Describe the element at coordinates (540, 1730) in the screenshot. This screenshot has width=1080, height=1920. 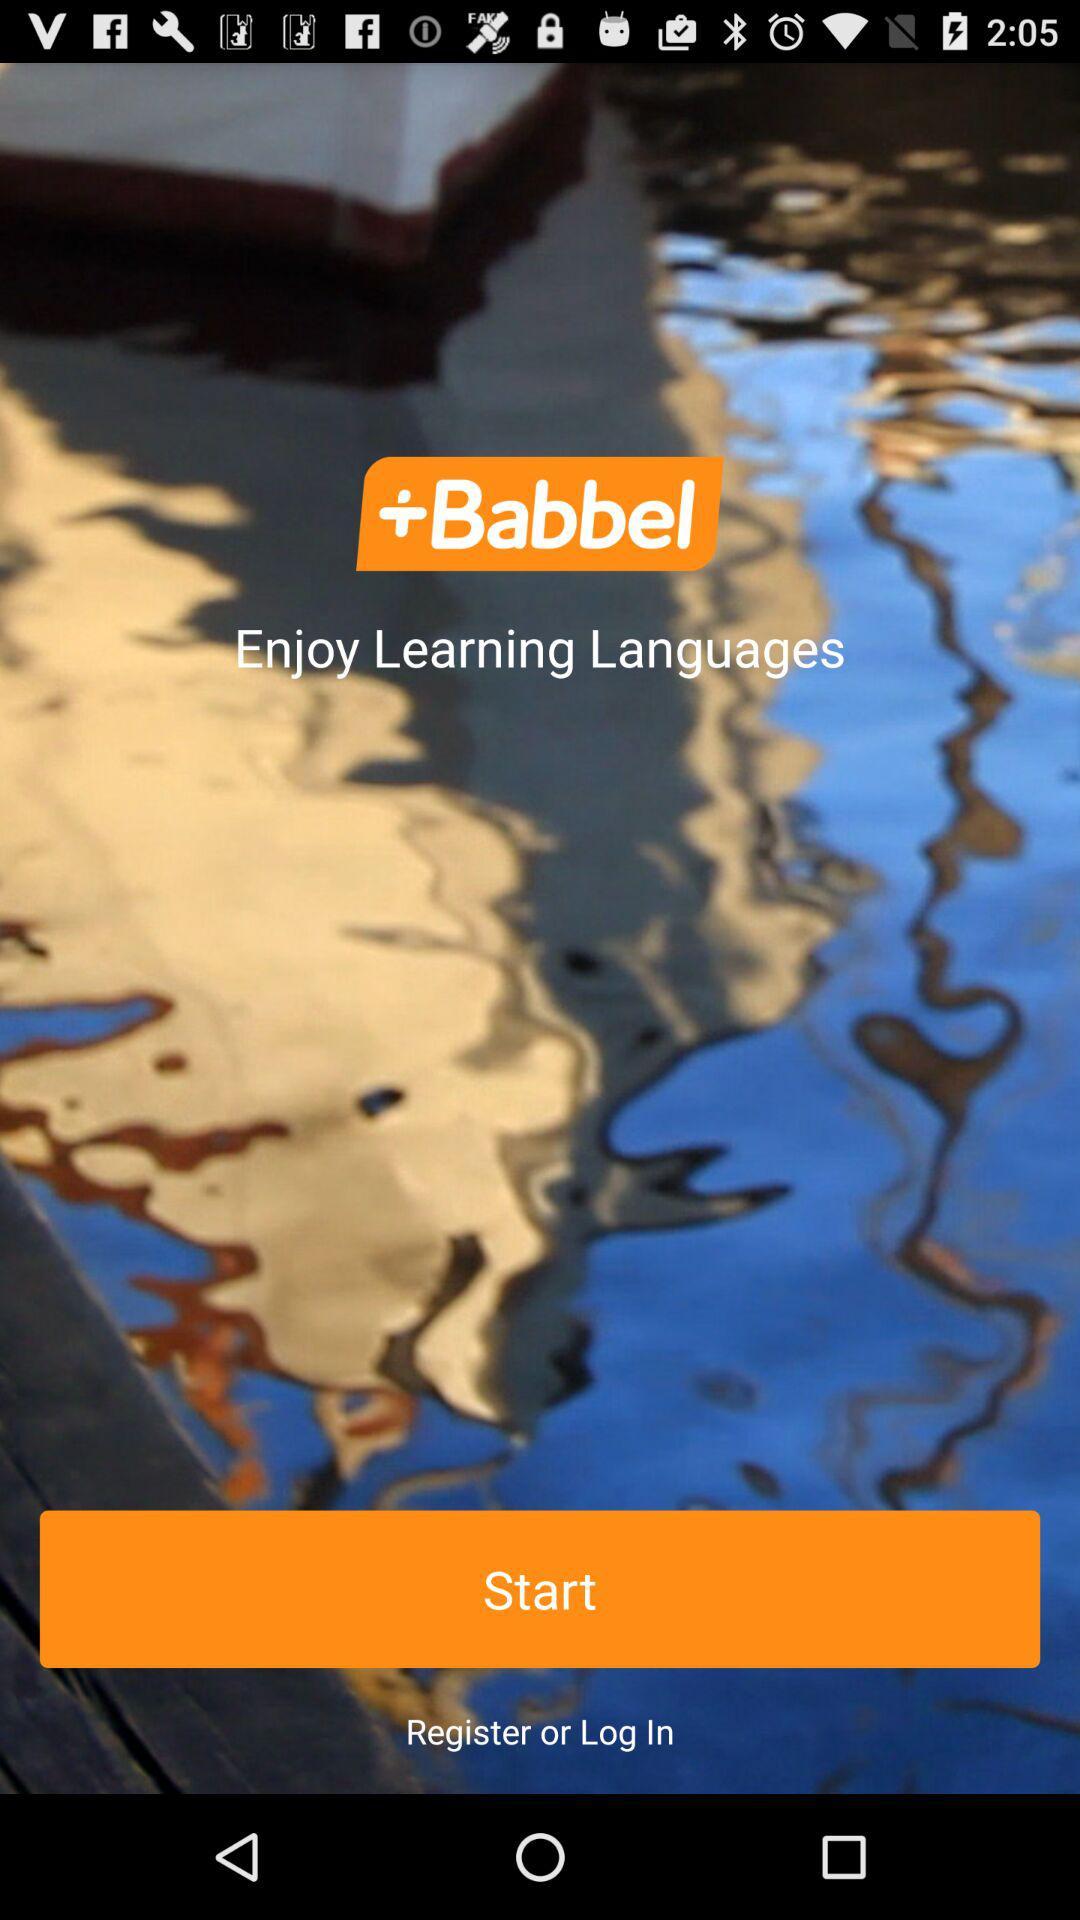
I see `icon below start item` at that location.